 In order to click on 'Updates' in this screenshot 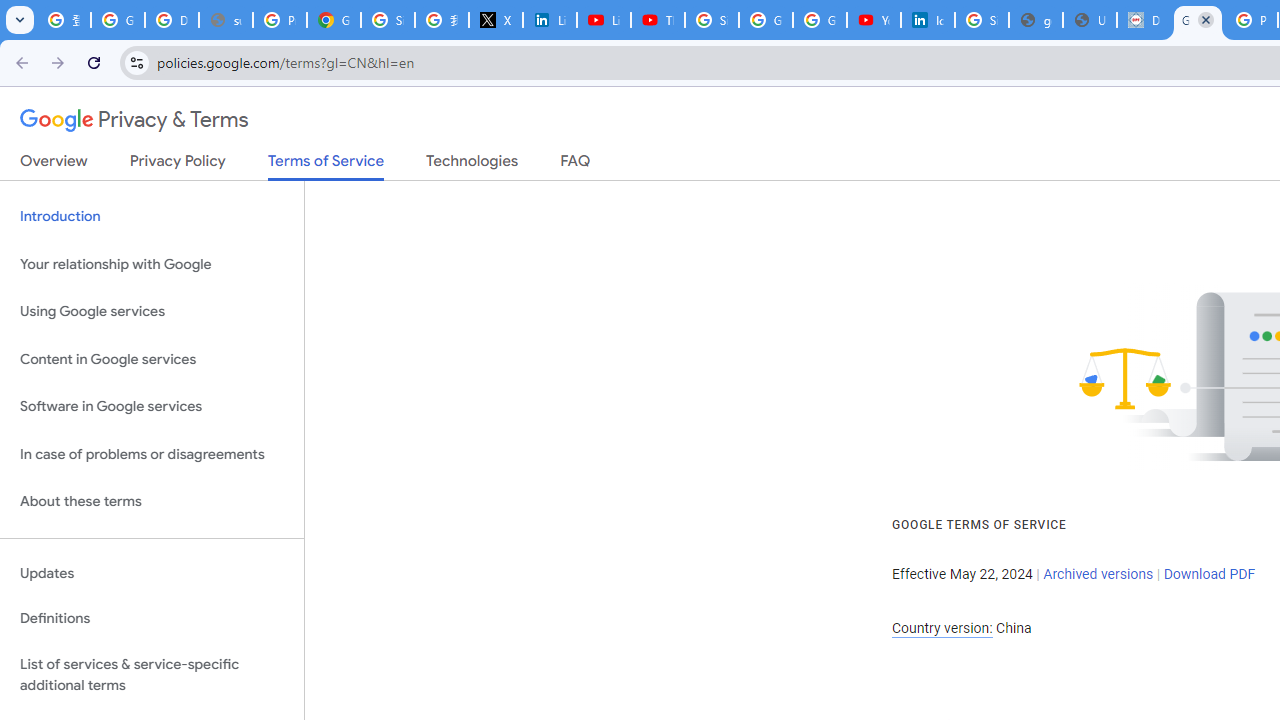, I will do `click(151, 573)`.